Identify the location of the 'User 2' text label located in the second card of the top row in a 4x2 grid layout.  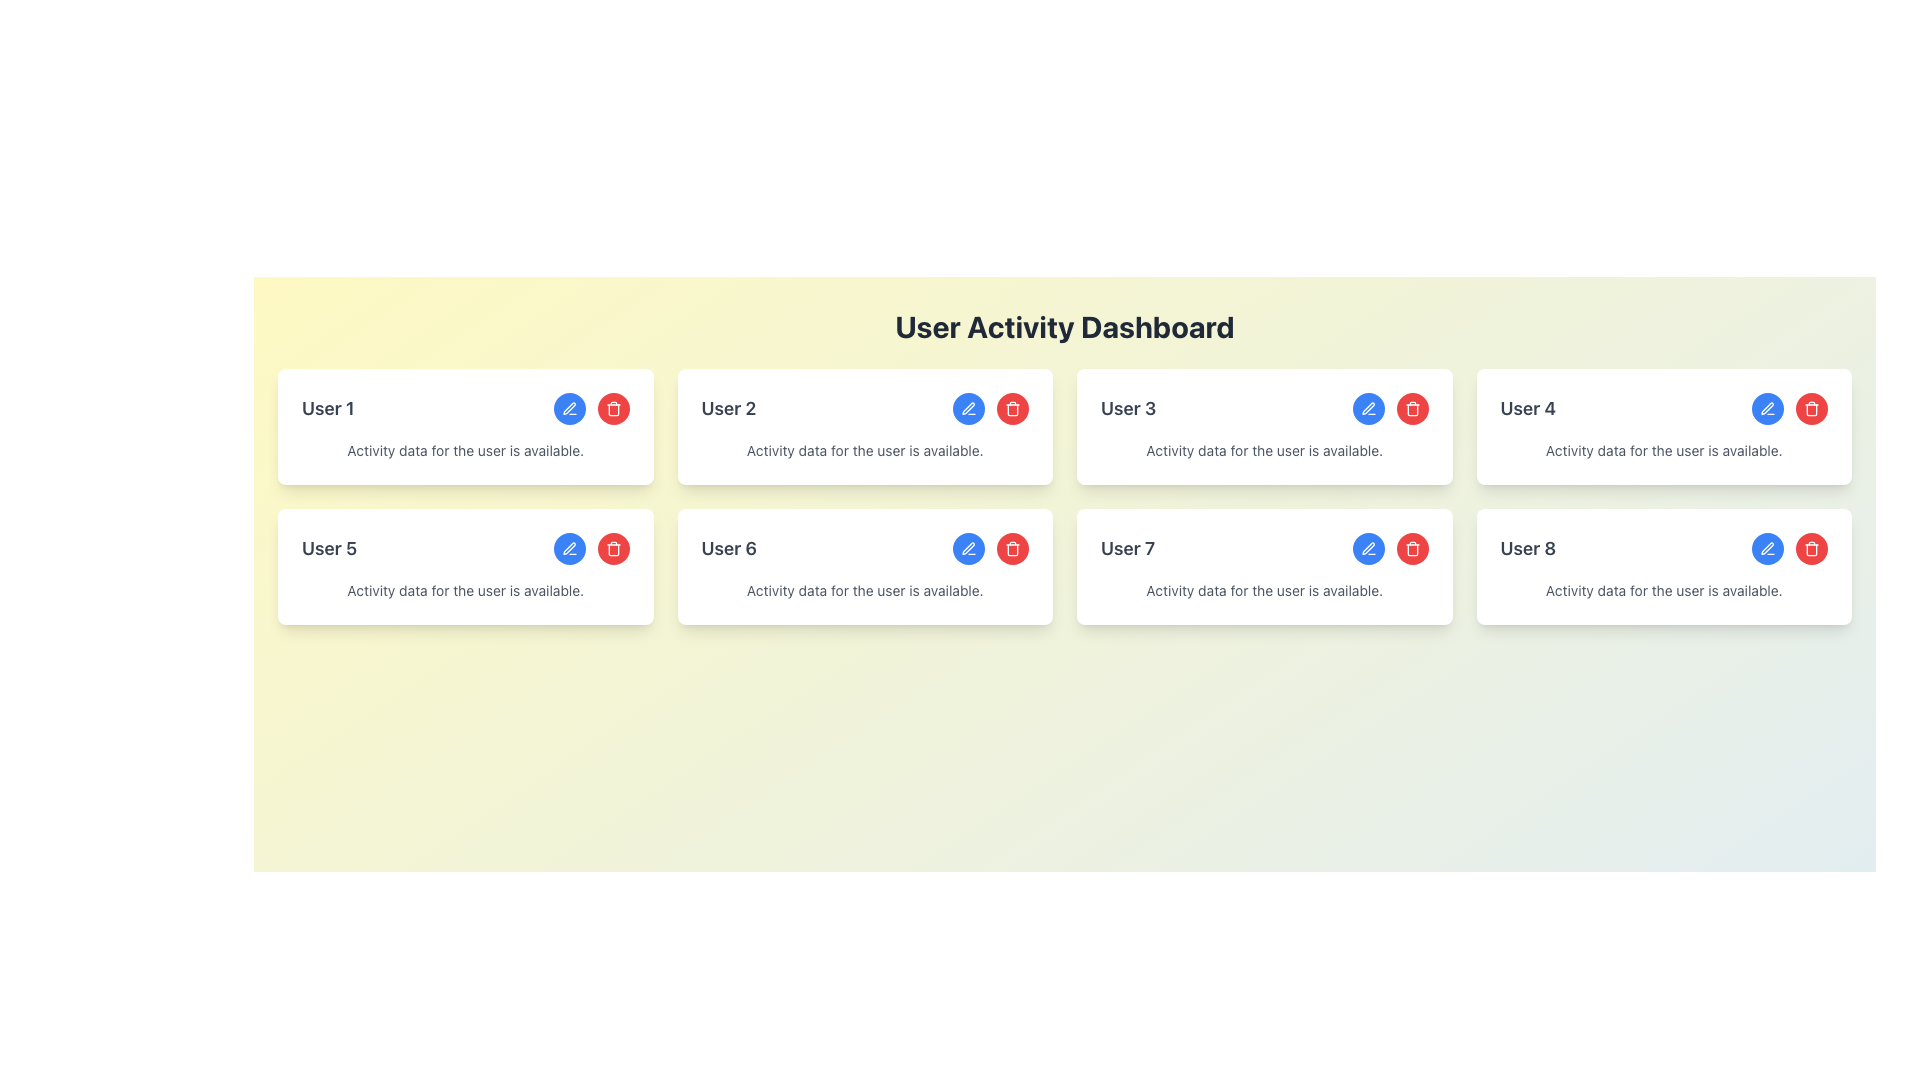
(728, 407).